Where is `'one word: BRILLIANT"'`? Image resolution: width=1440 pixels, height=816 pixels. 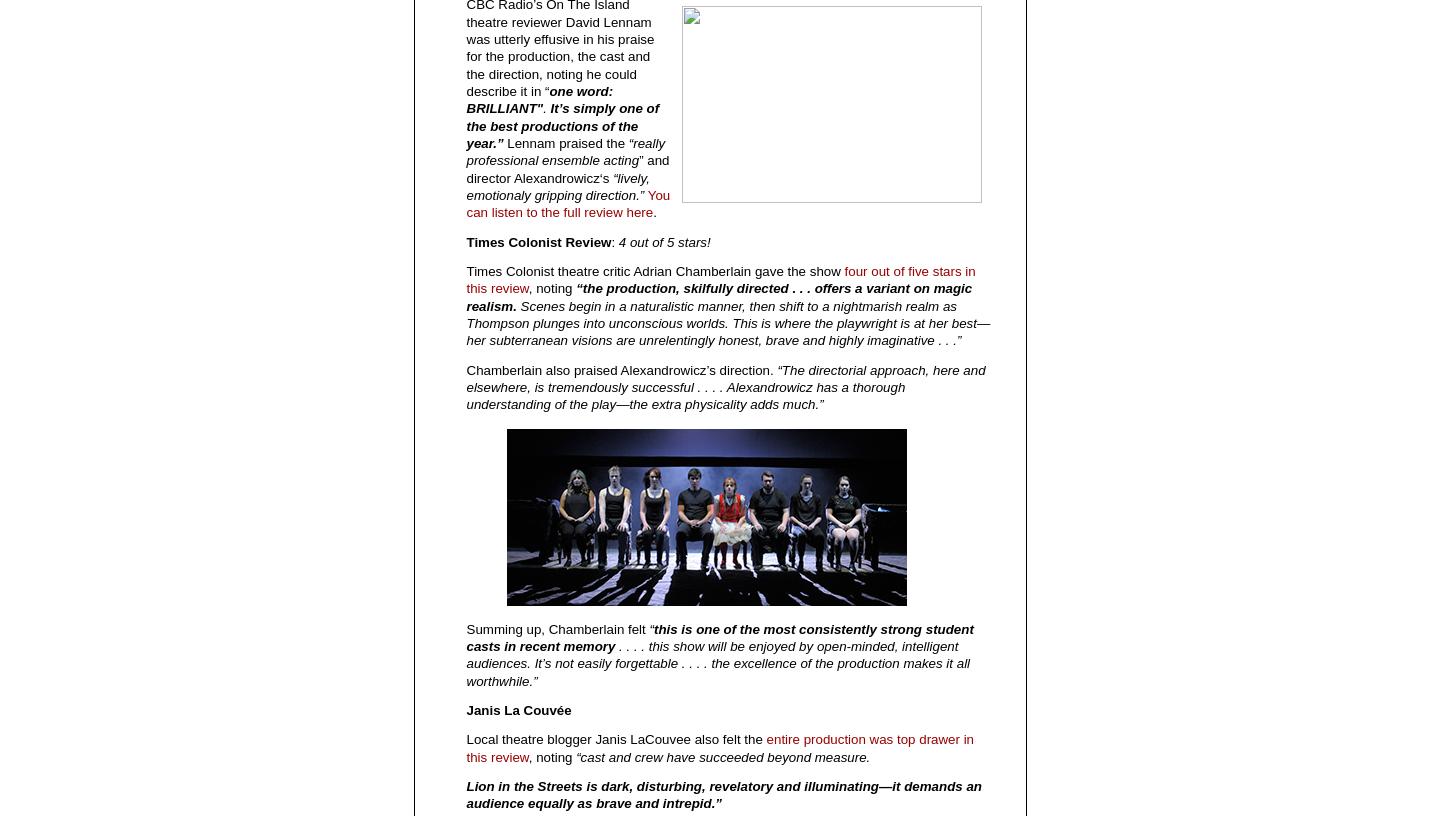 'one word: BRILLIANT"' is located at coordinates (538, 98).